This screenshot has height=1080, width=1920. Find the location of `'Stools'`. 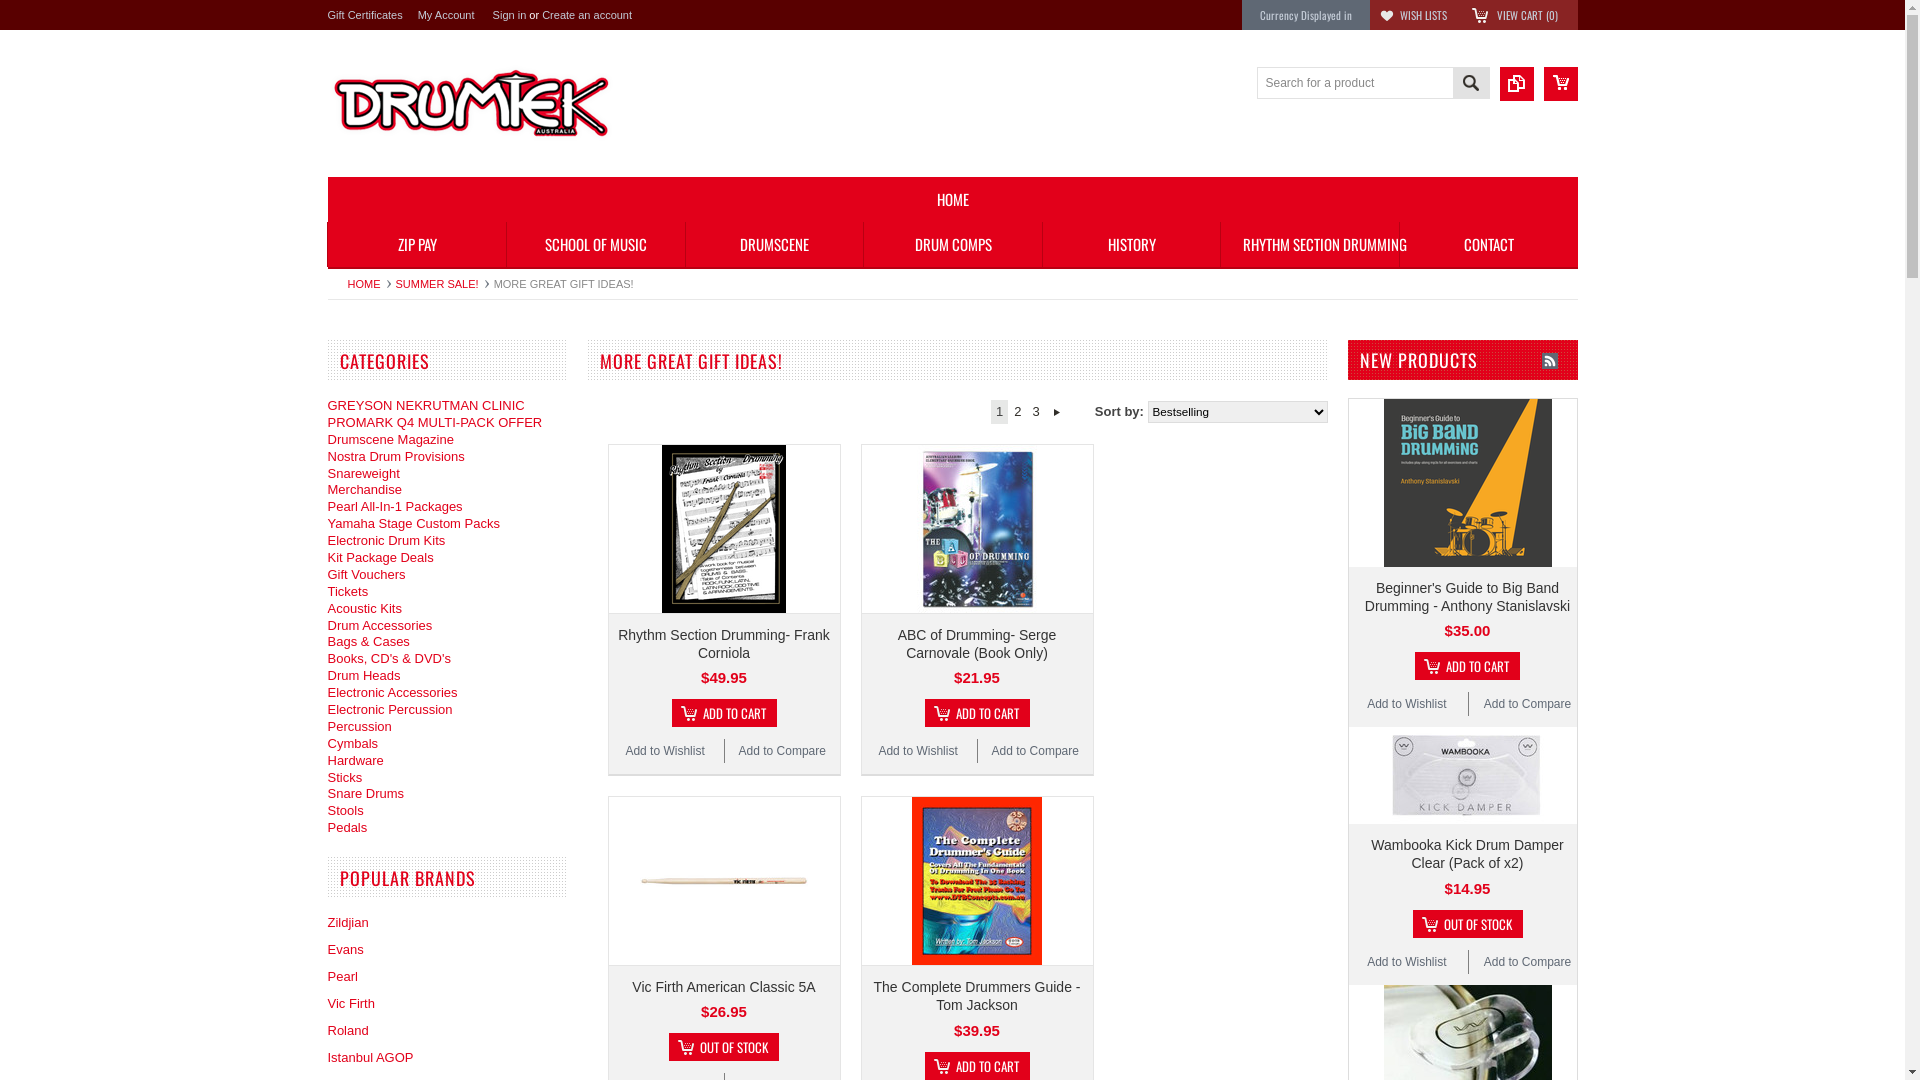

'Stools' is located at coordinates (345, 810).